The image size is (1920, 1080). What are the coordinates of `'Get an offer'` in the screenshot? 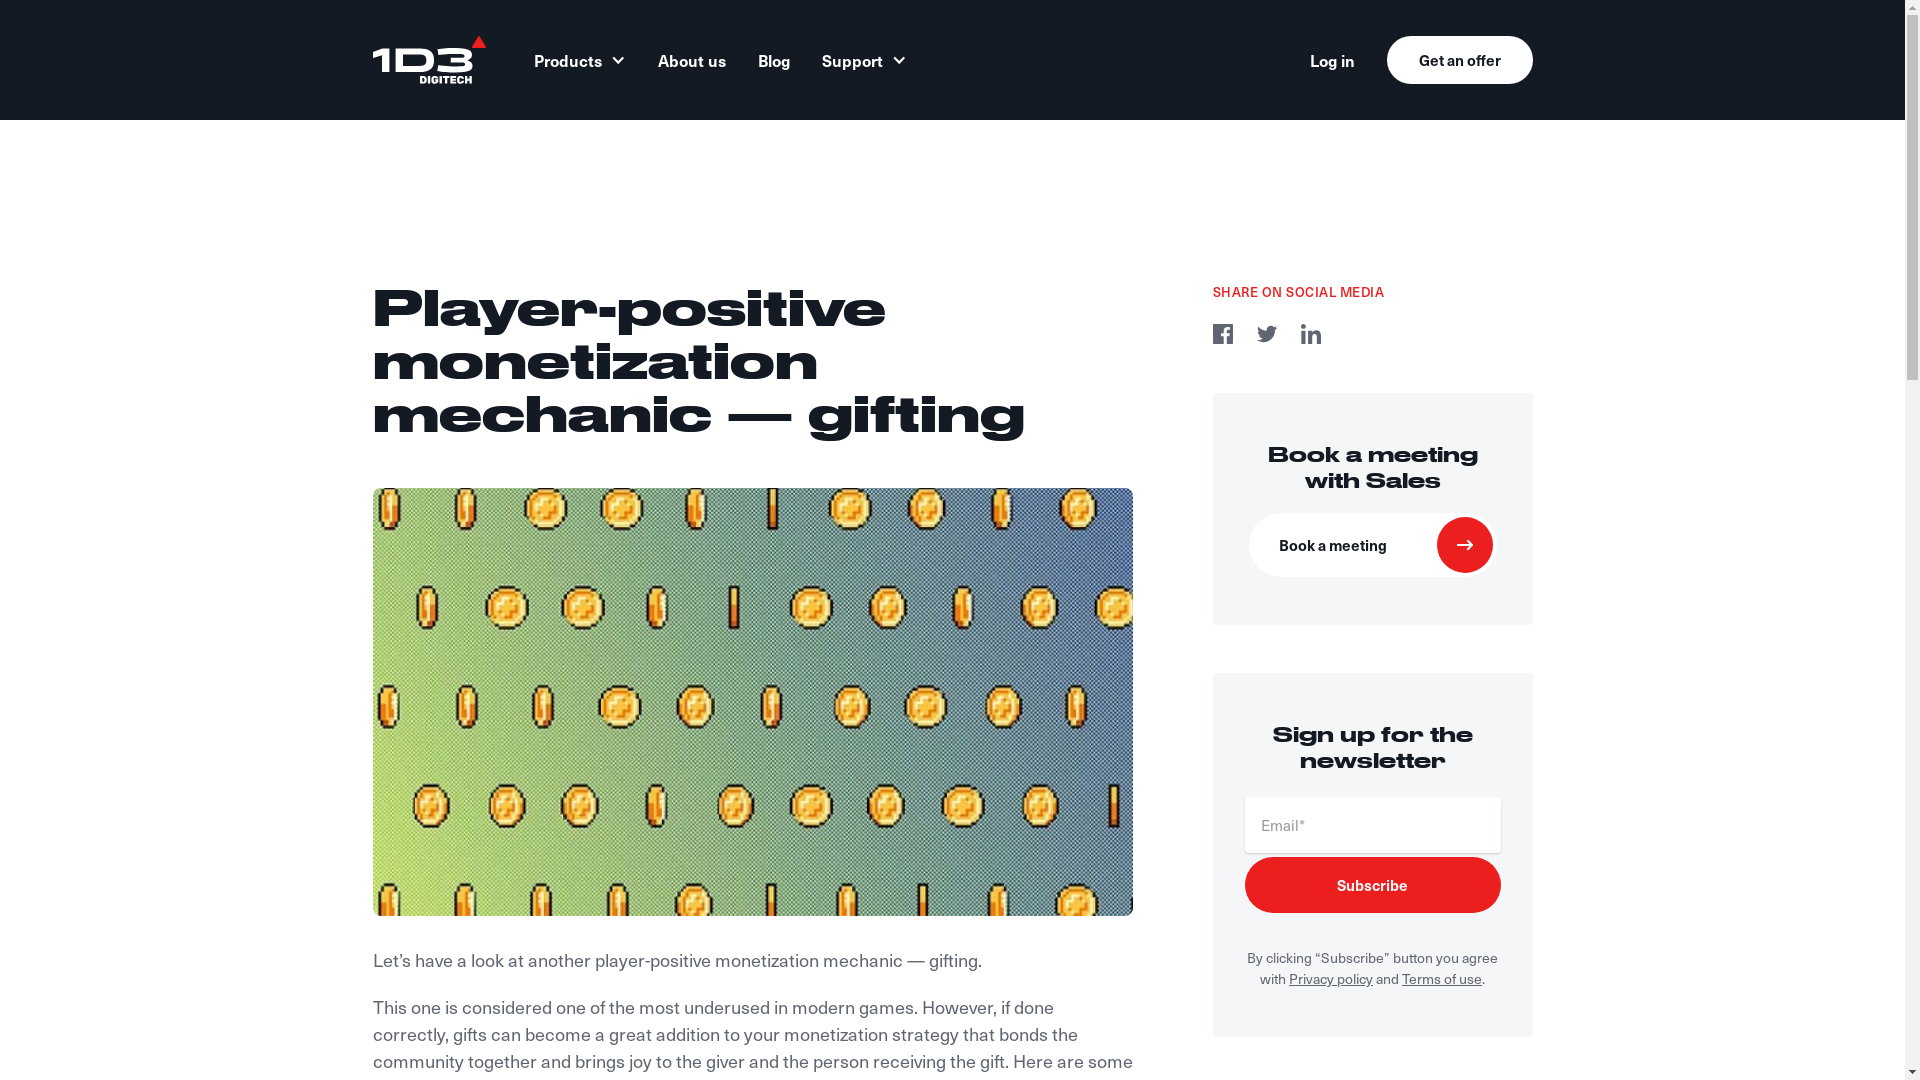 It's located at (1459, 59).